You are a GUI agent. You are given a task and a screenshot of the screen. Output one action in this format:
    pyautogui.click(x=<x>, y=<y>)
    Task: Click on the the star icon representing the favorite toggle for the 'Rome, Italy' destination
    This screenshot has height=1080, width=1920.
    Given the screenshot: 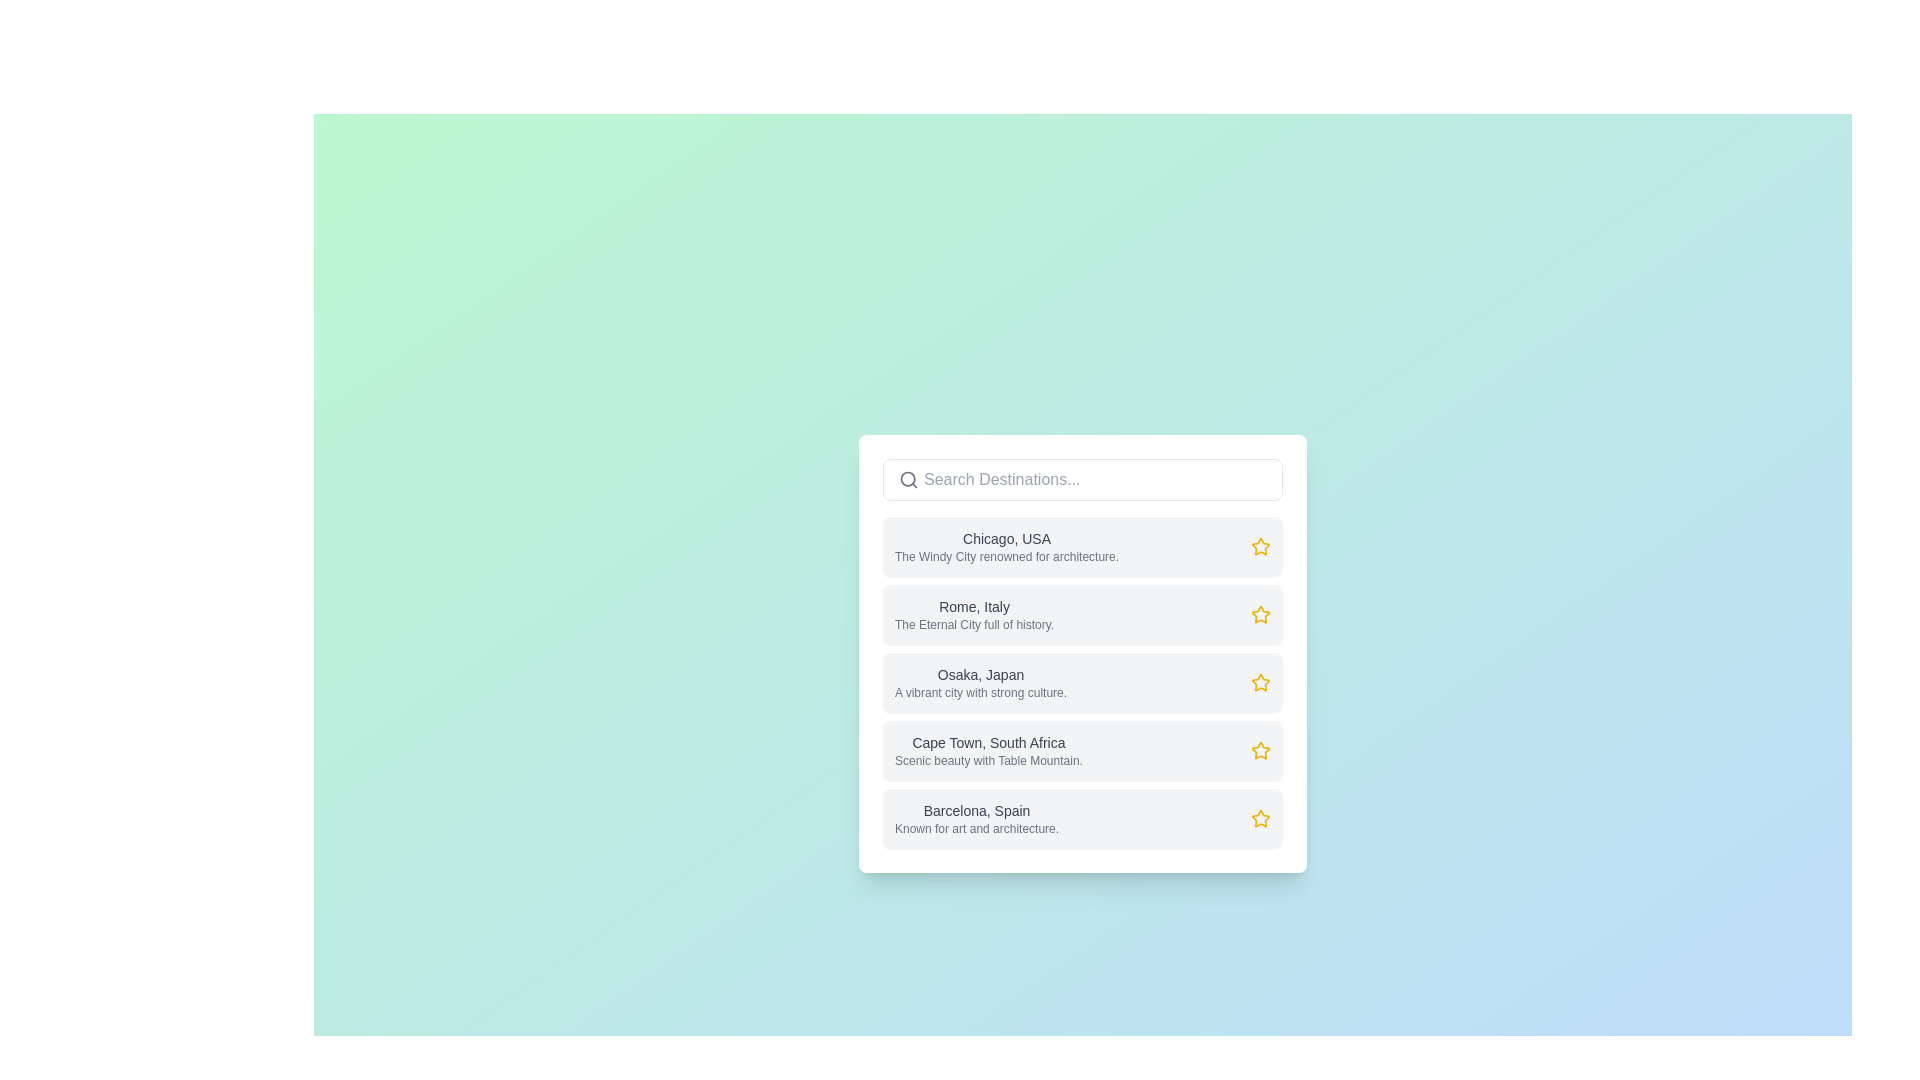 What is the action you would take?
    pyautogui.click(x=1258, y=612)
    